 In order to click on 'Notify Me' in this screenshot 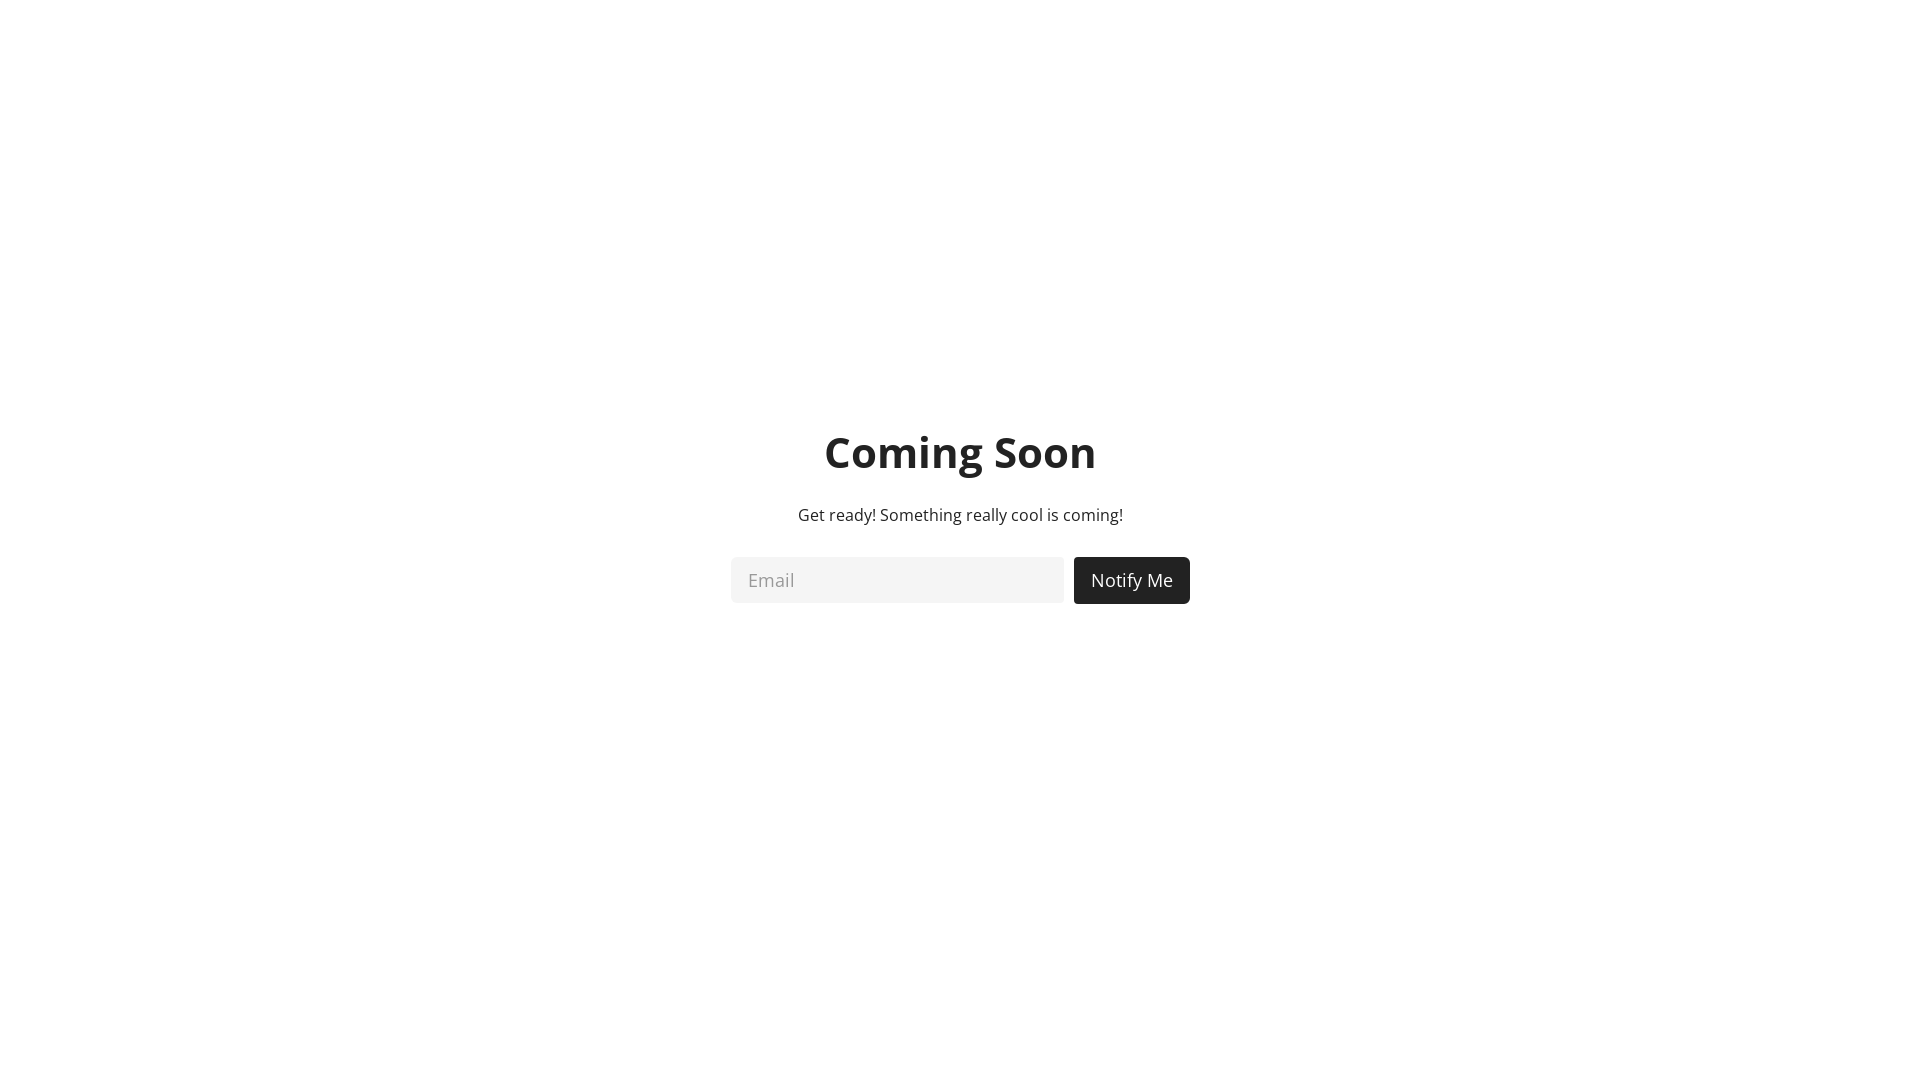, I will do `click(1132, 579)`.